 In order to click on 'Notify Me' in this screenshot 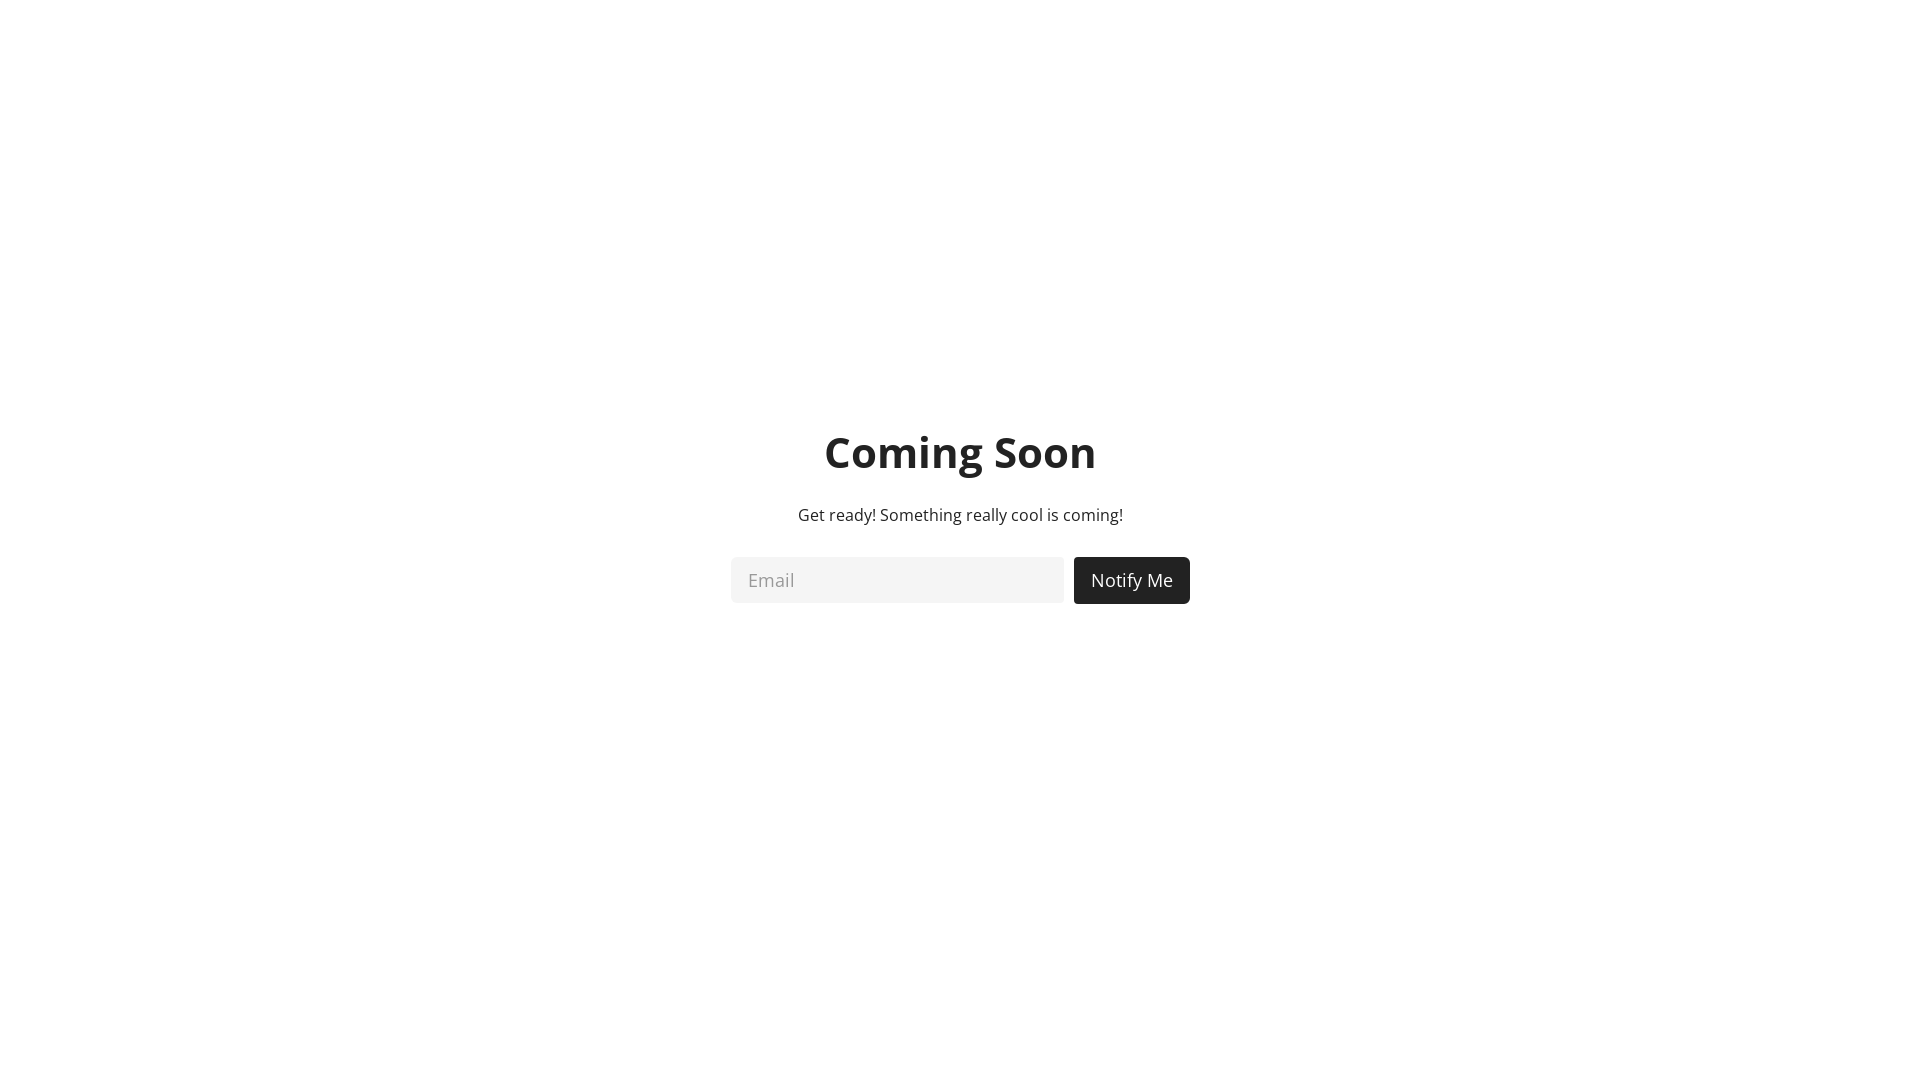, I will do `click(1132, 579)`.